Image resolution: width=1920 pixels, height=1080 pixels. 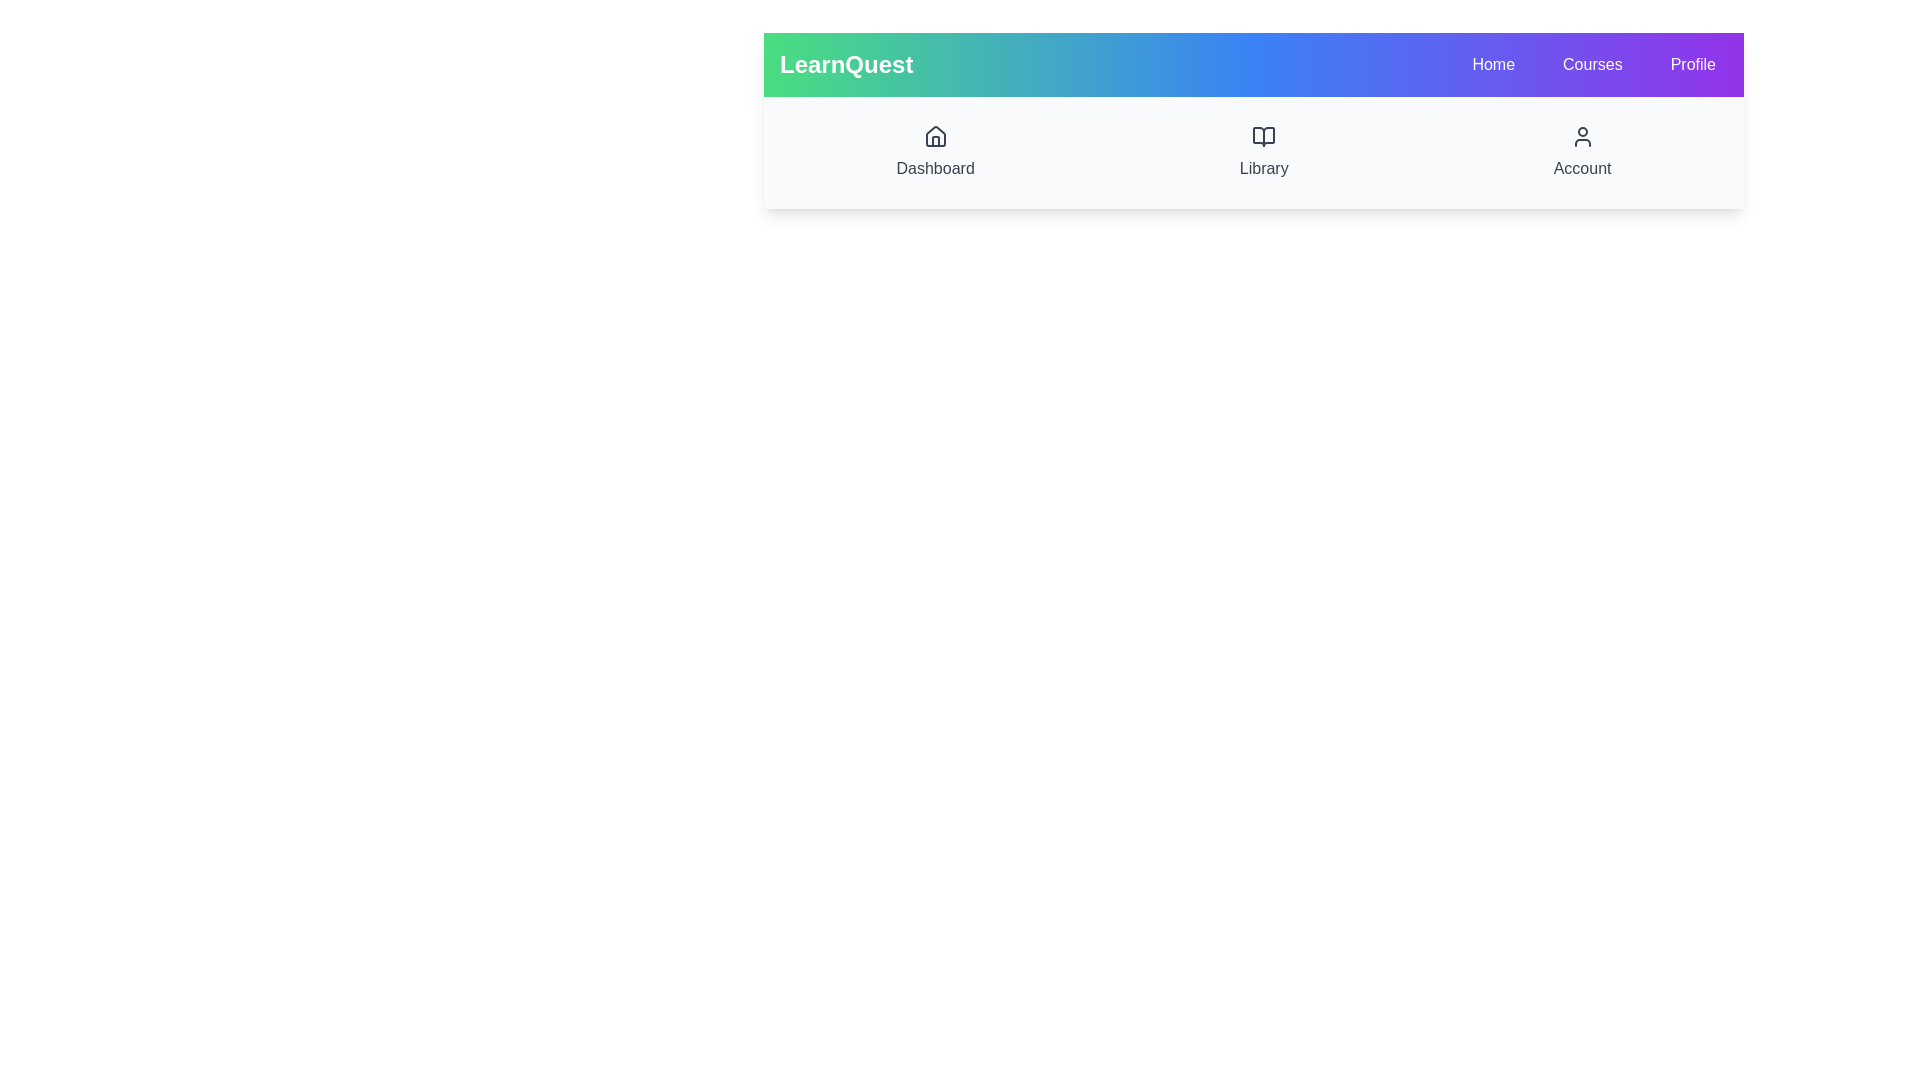 What do you see at coordinates (1692, 64) in the screenshot?
I see `the navigation menu item Profile` at bounding box center [1692, 64].